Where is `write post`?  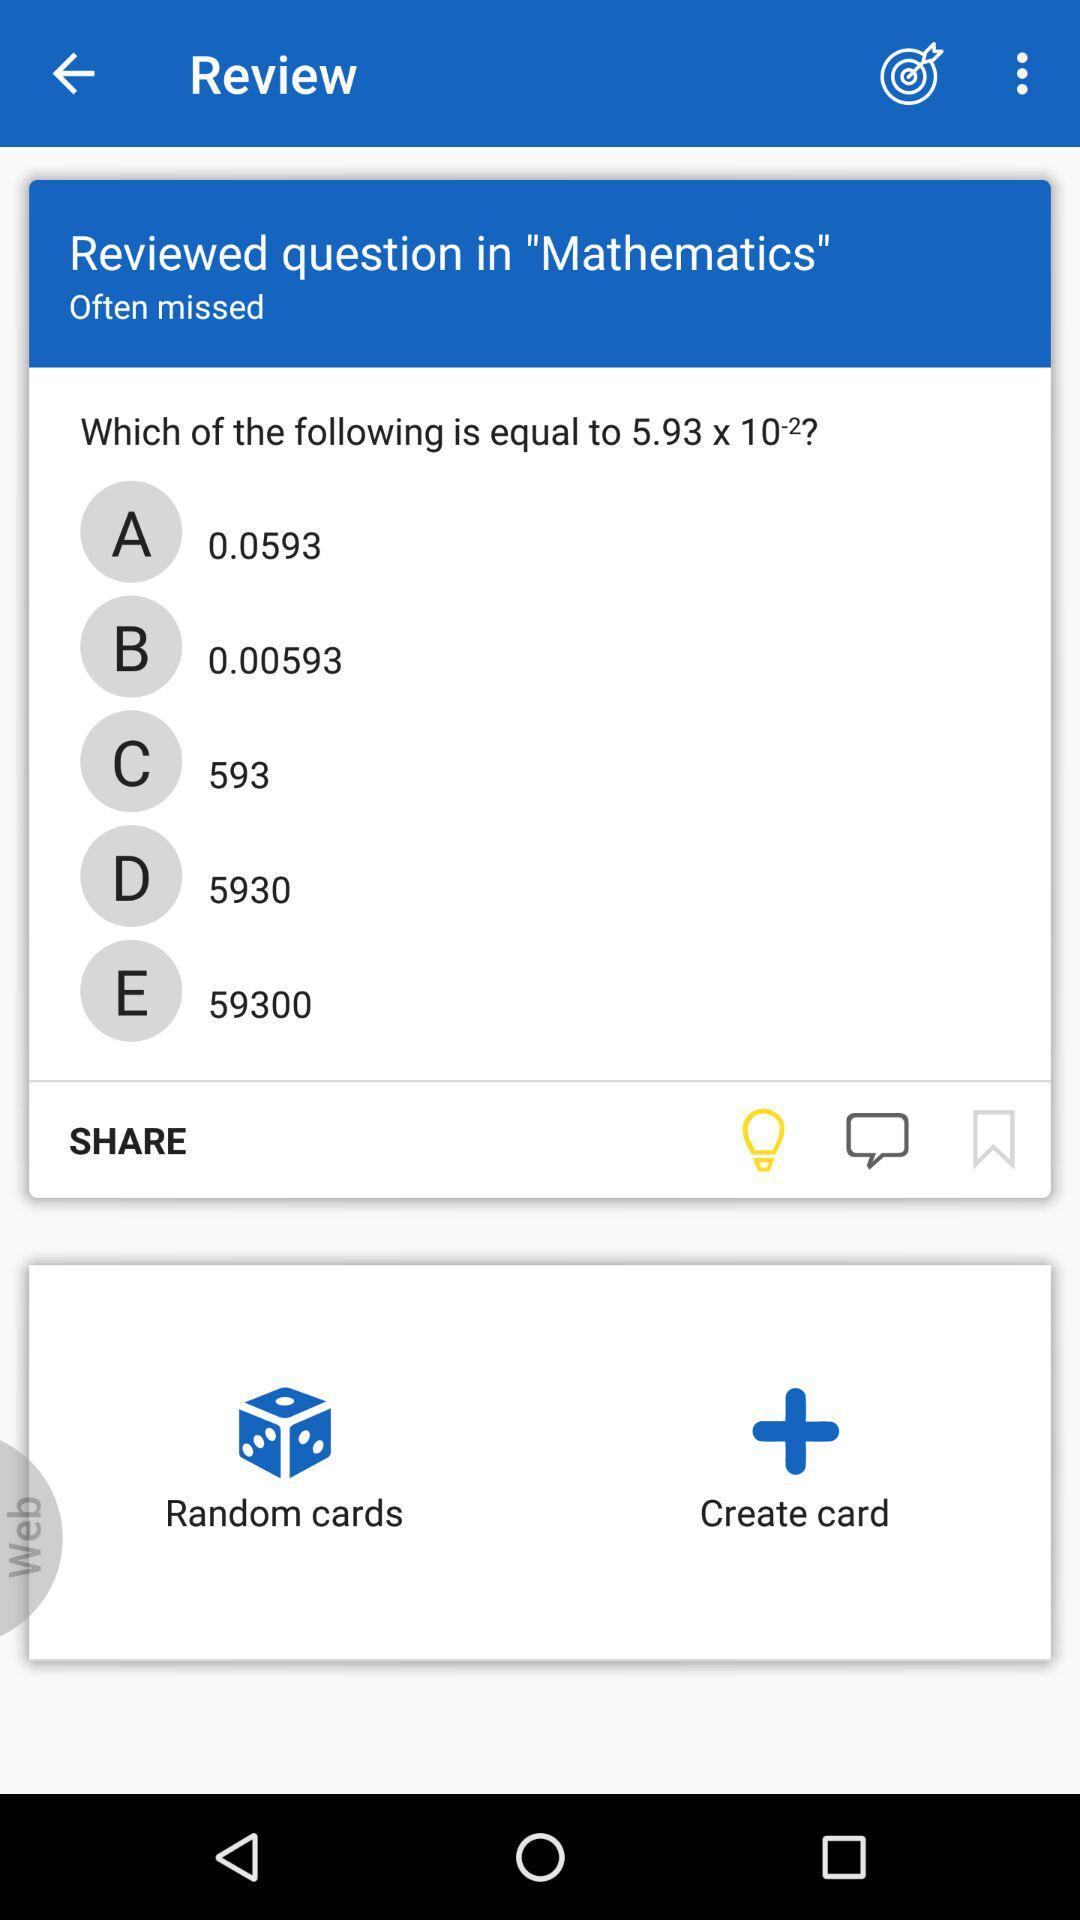 write post is located at coordinates (876, 1140).